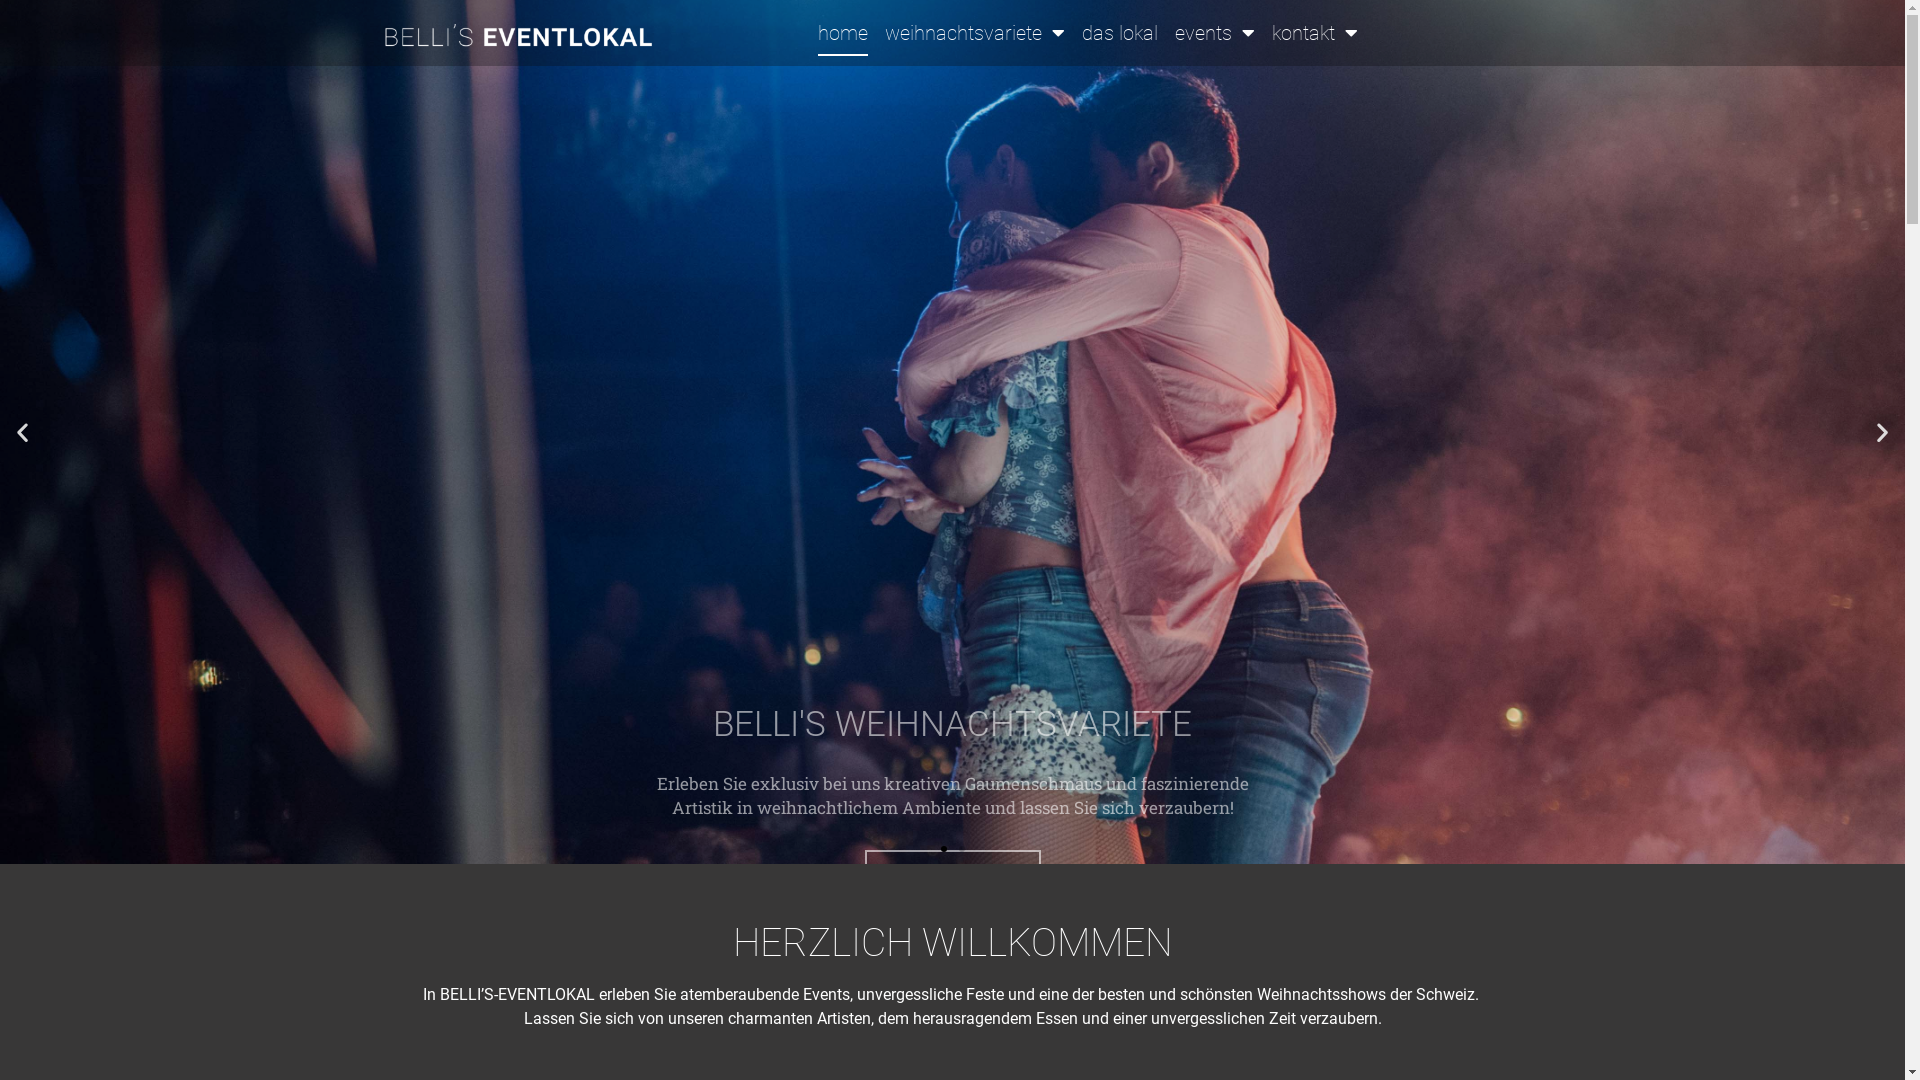 The height and width of the screenshot is (1080, 1920). Describe the element at coordinates (1213, 33) in the screenshot. I see `'events'` at that location.